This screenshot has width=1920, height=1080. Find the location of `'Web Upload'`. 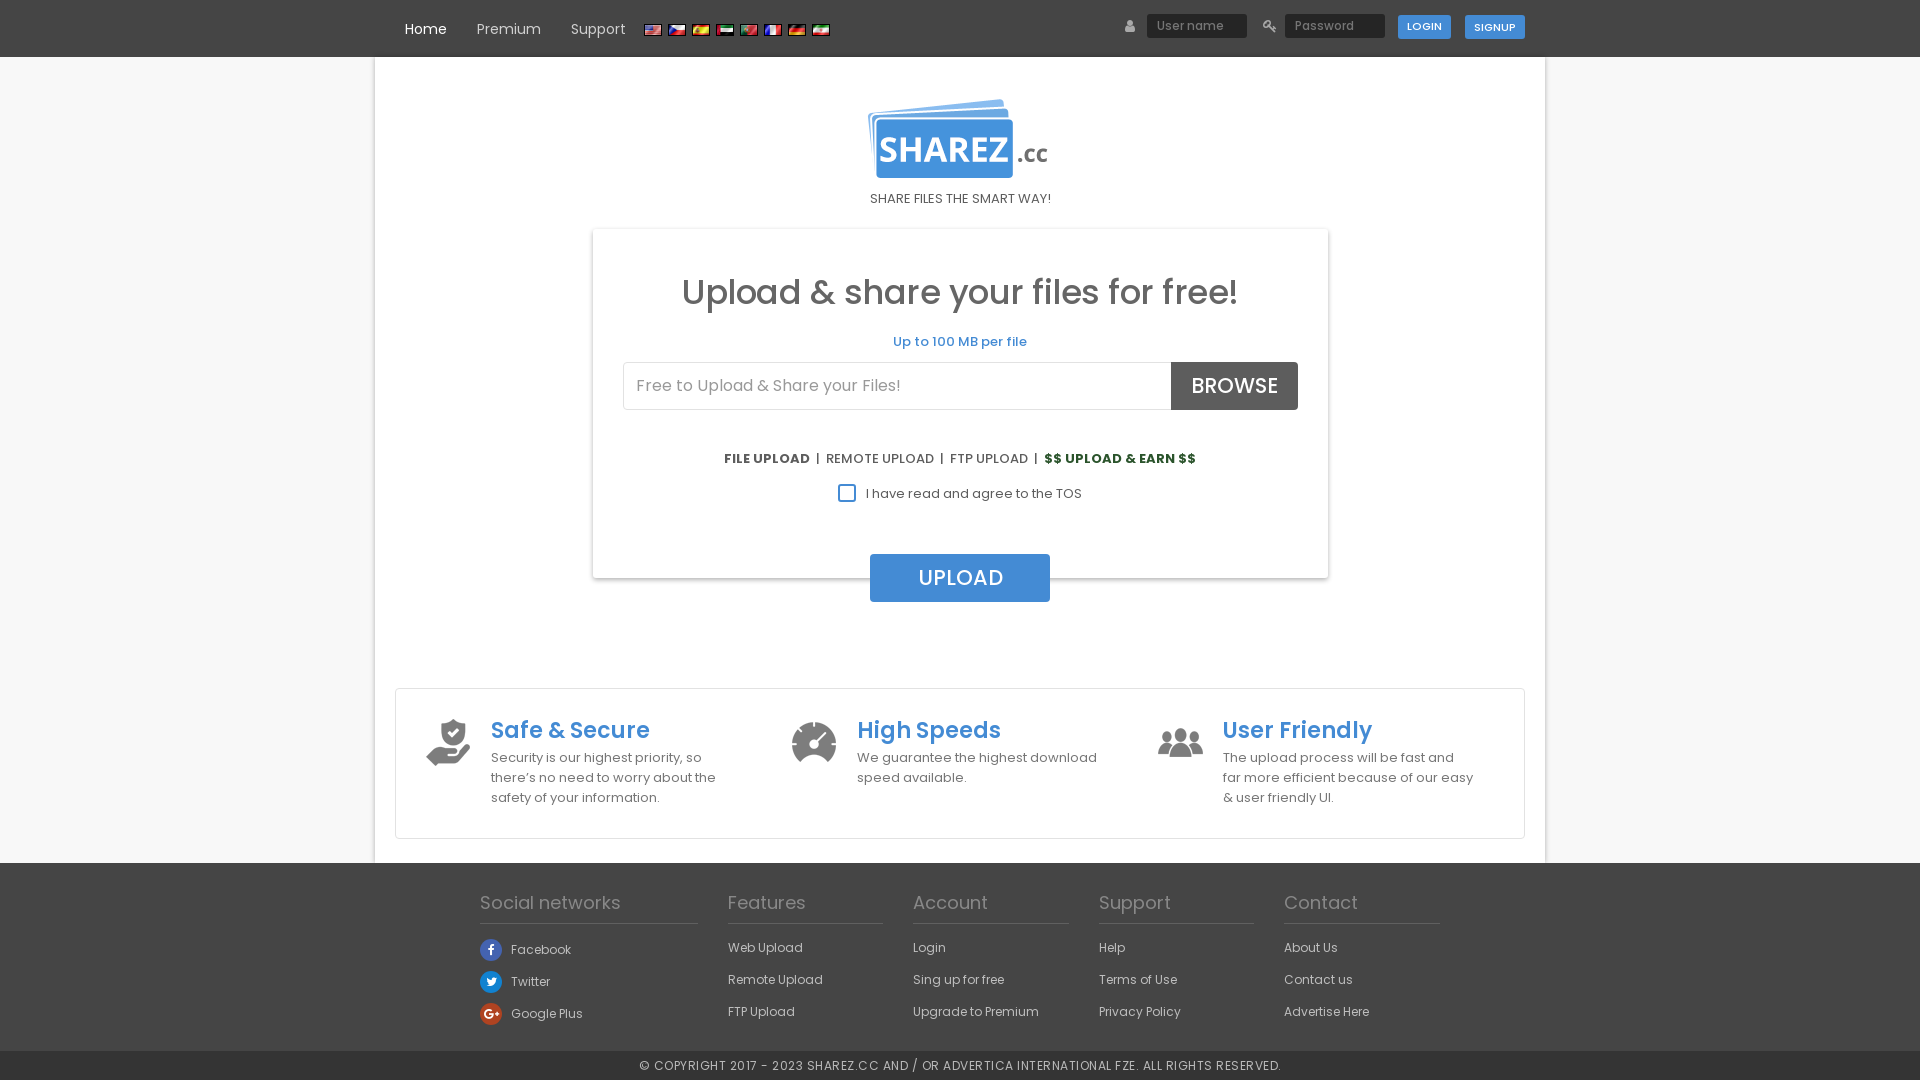

'Web Upload' is located at coordinates (764, 946).